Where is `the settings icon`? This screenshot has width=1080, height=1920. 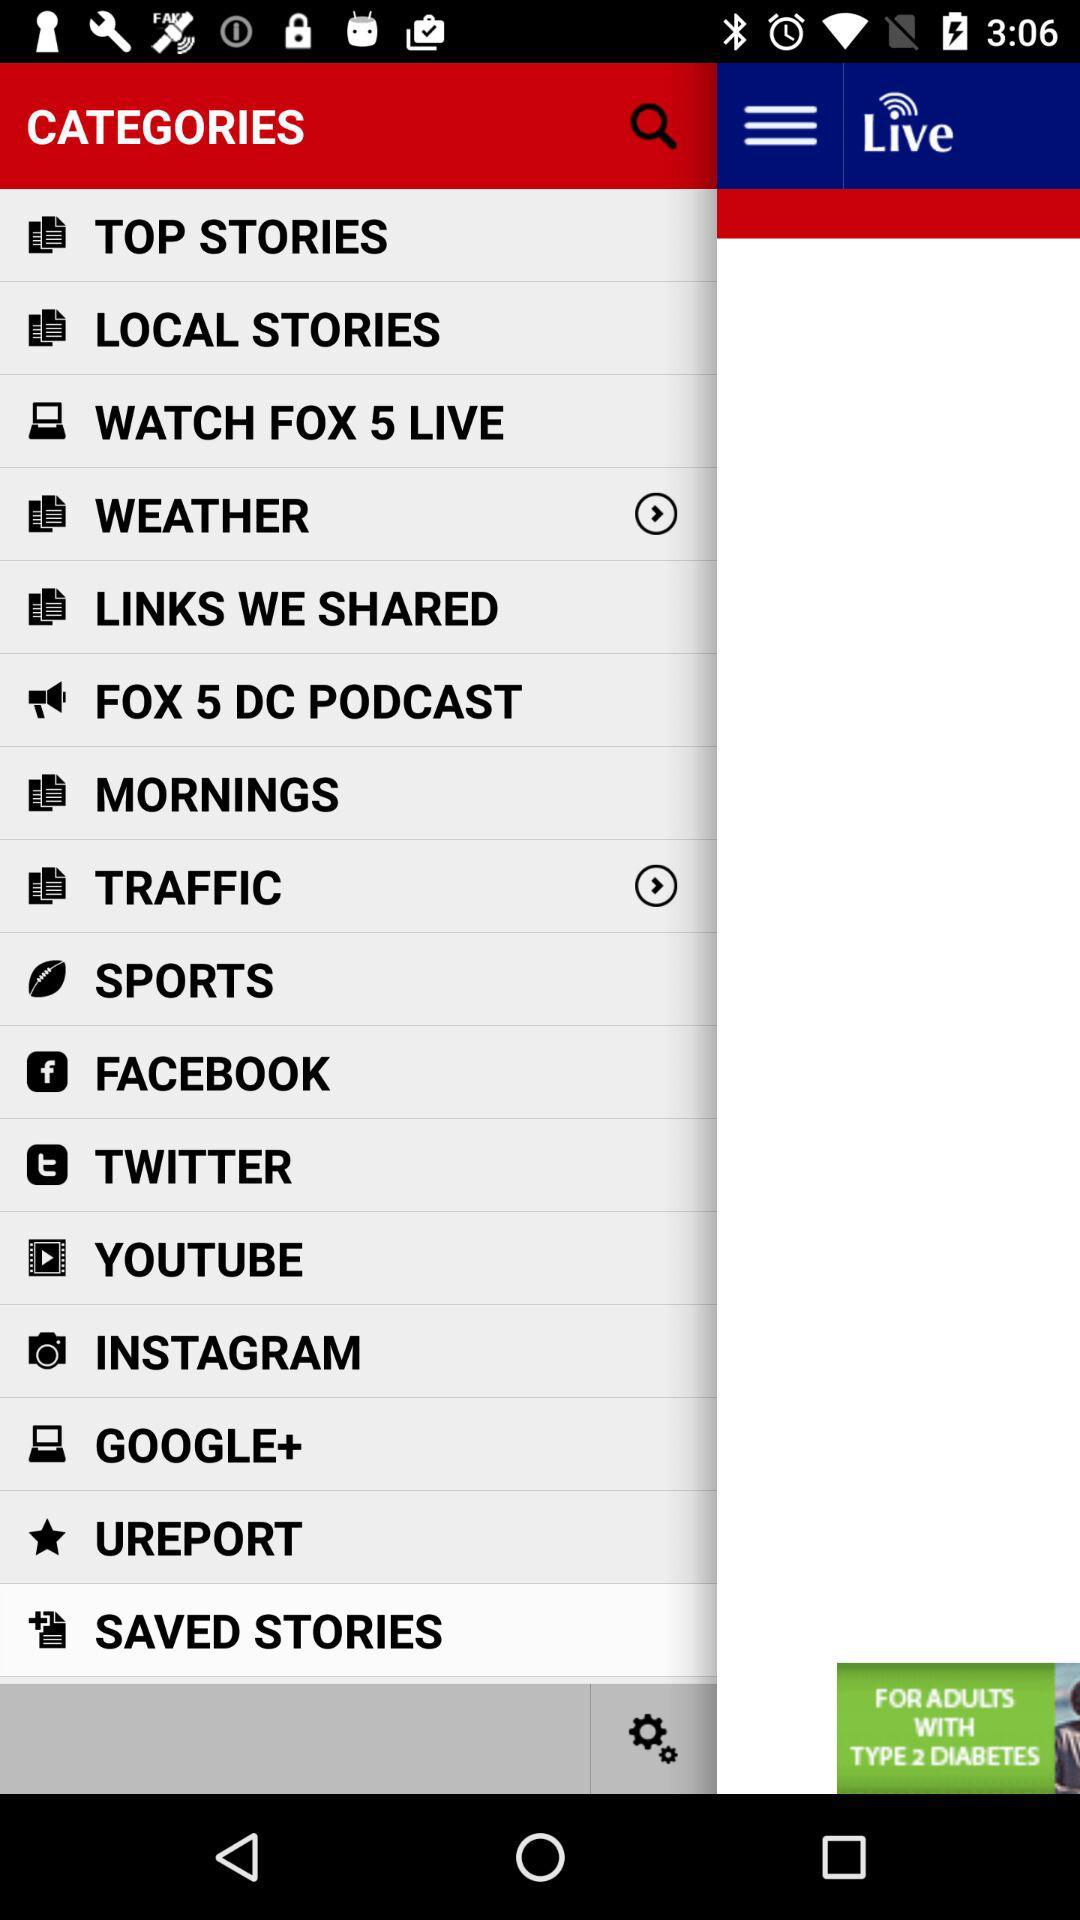 the settings icon is located at coordinates (654, 1737).